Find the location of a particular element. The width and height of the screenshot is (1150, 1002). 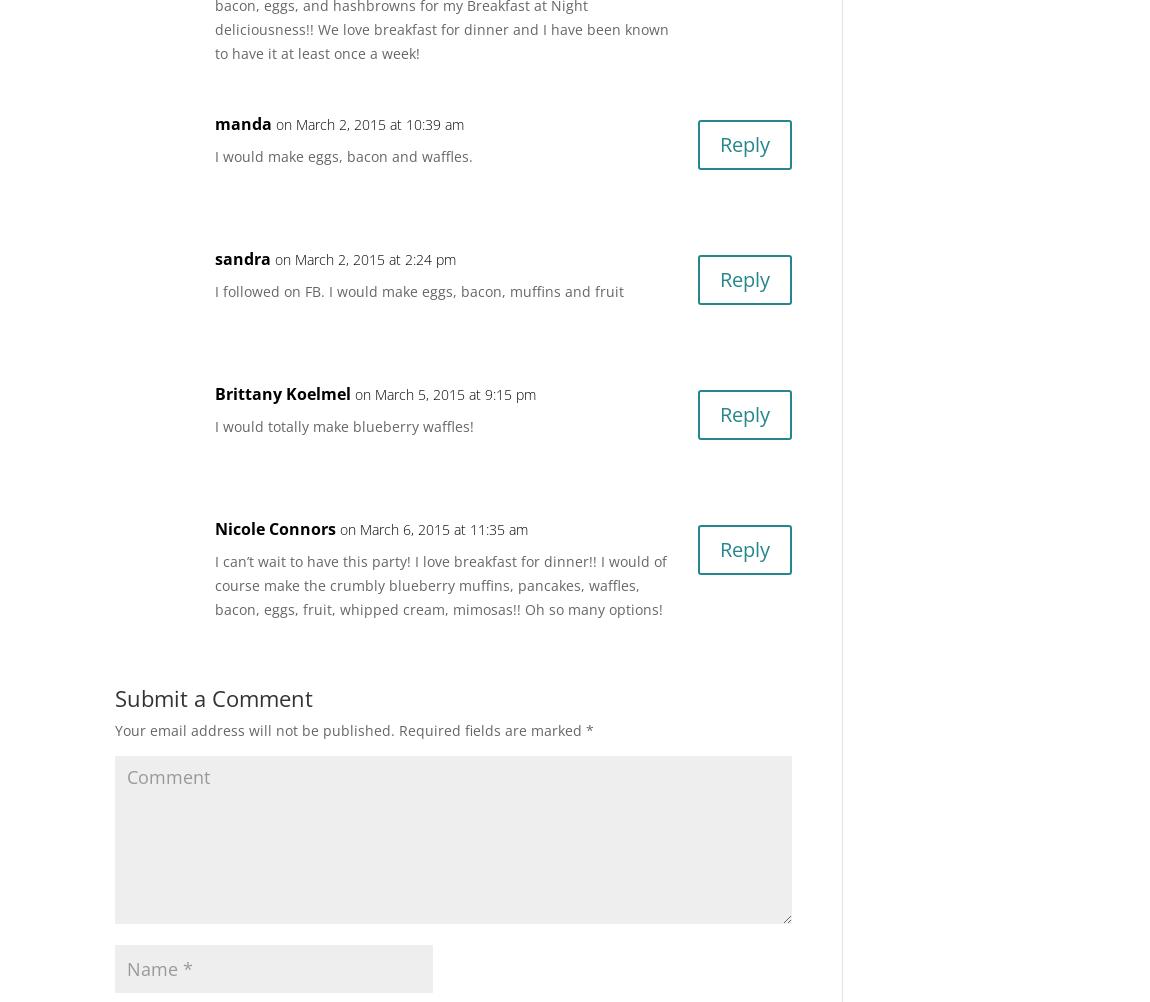

'I can’t wait to have this party! I love breakfast for dinner!! I would of course make the crumbly blueberry muffins, pancakes, waffles, bacon, eggs, fruit, whipped cream, mimosas!! Oh so many options!' is located at coordinates (214, 584).